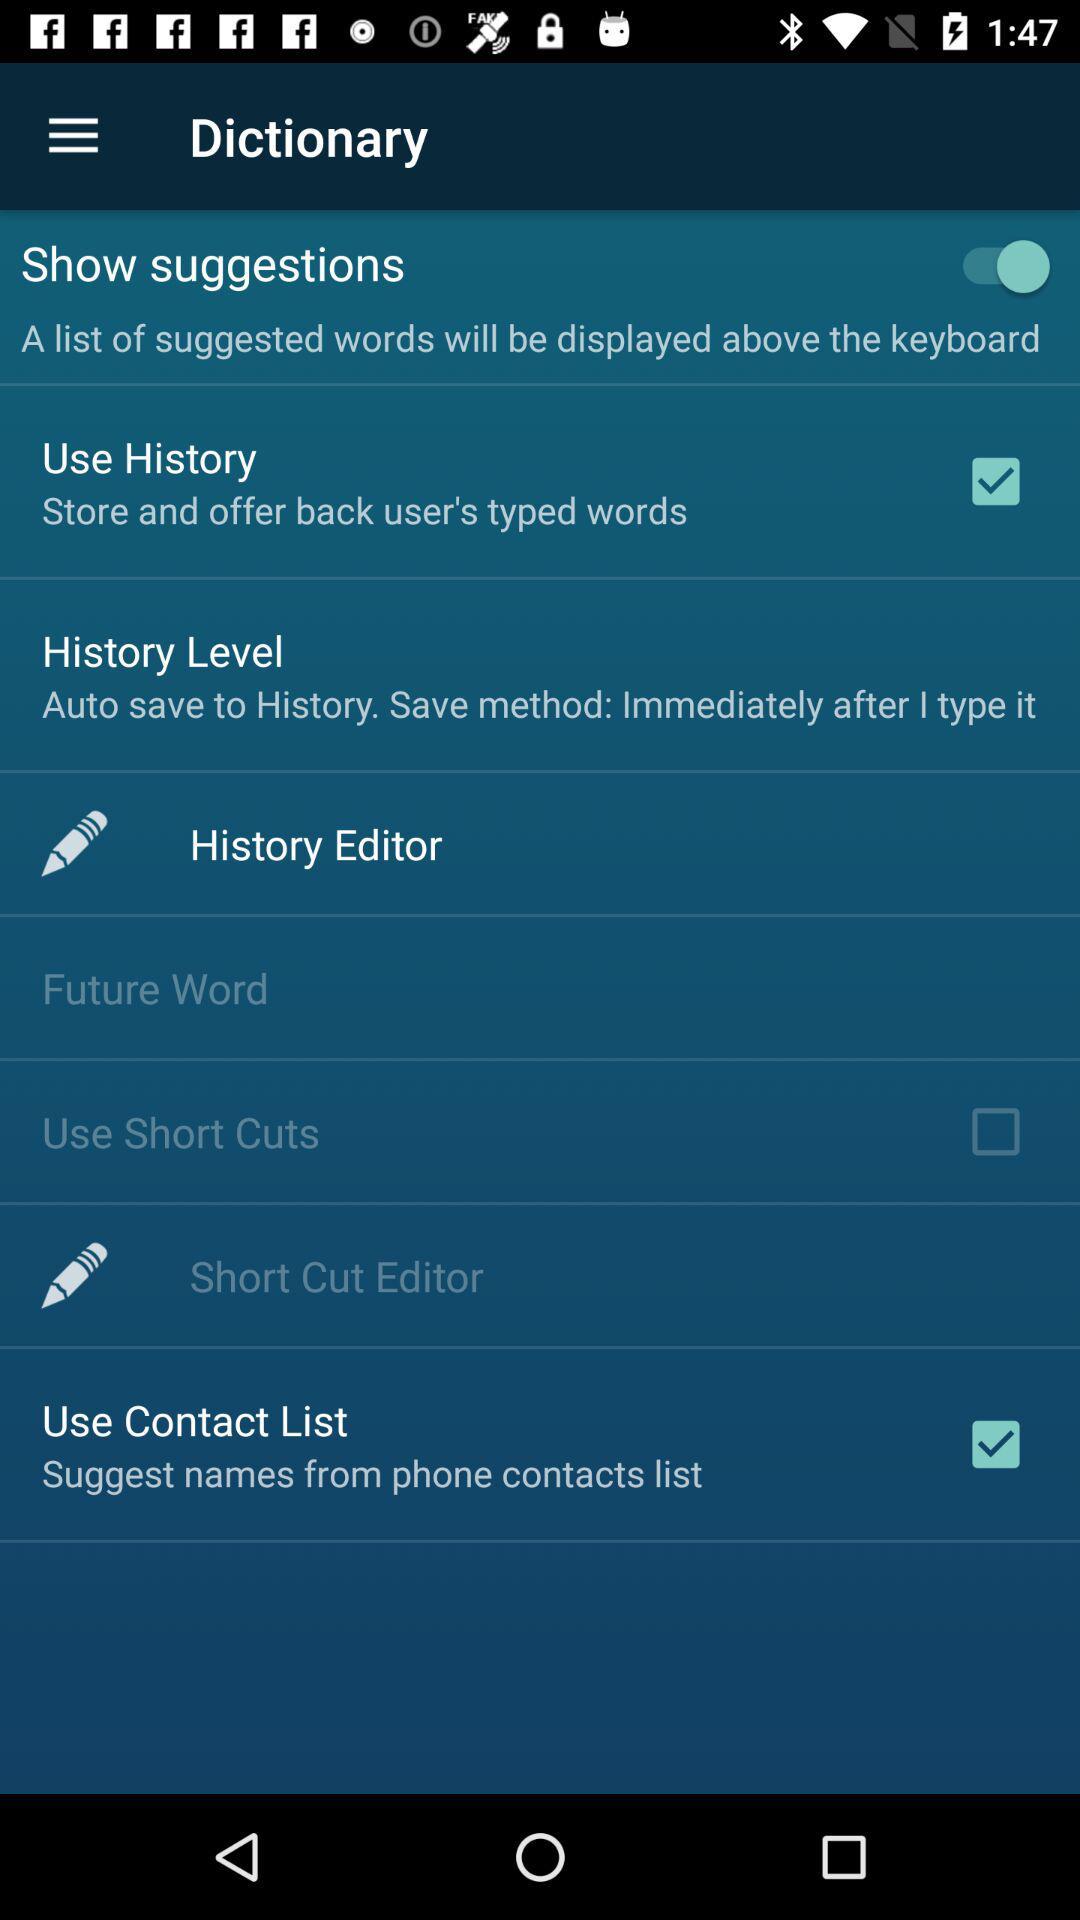 The height and width of the screenshot is (1920, 1080). I want to click on icon above show suggestions item, so click(72, 135).